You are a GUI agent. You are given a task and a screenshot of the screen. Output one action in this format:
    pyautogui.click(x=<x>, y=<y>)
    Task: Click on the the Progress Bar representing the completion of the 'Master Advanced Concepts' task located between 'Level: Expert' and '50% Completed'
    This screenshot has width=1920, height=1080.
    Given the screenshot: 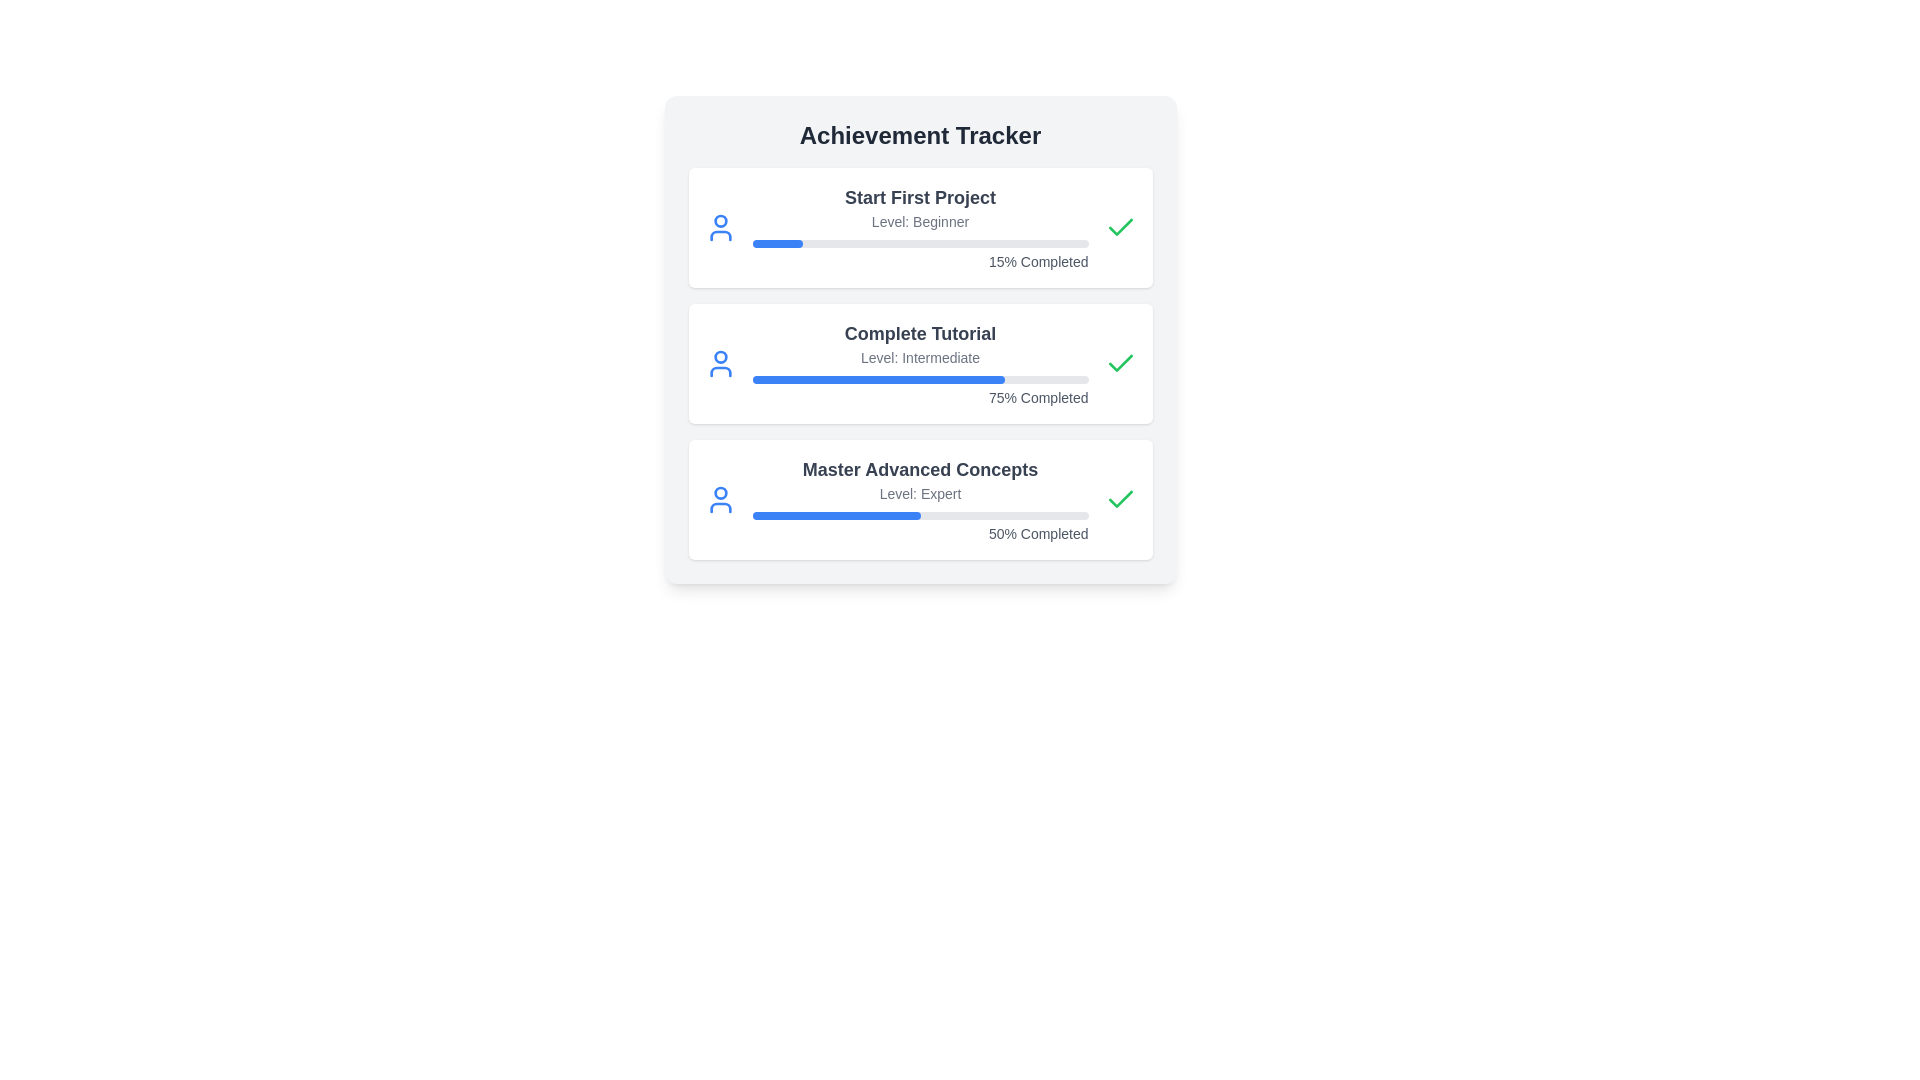 What is the action you would take?
    pyautogui.click(x=919, y=515)
    